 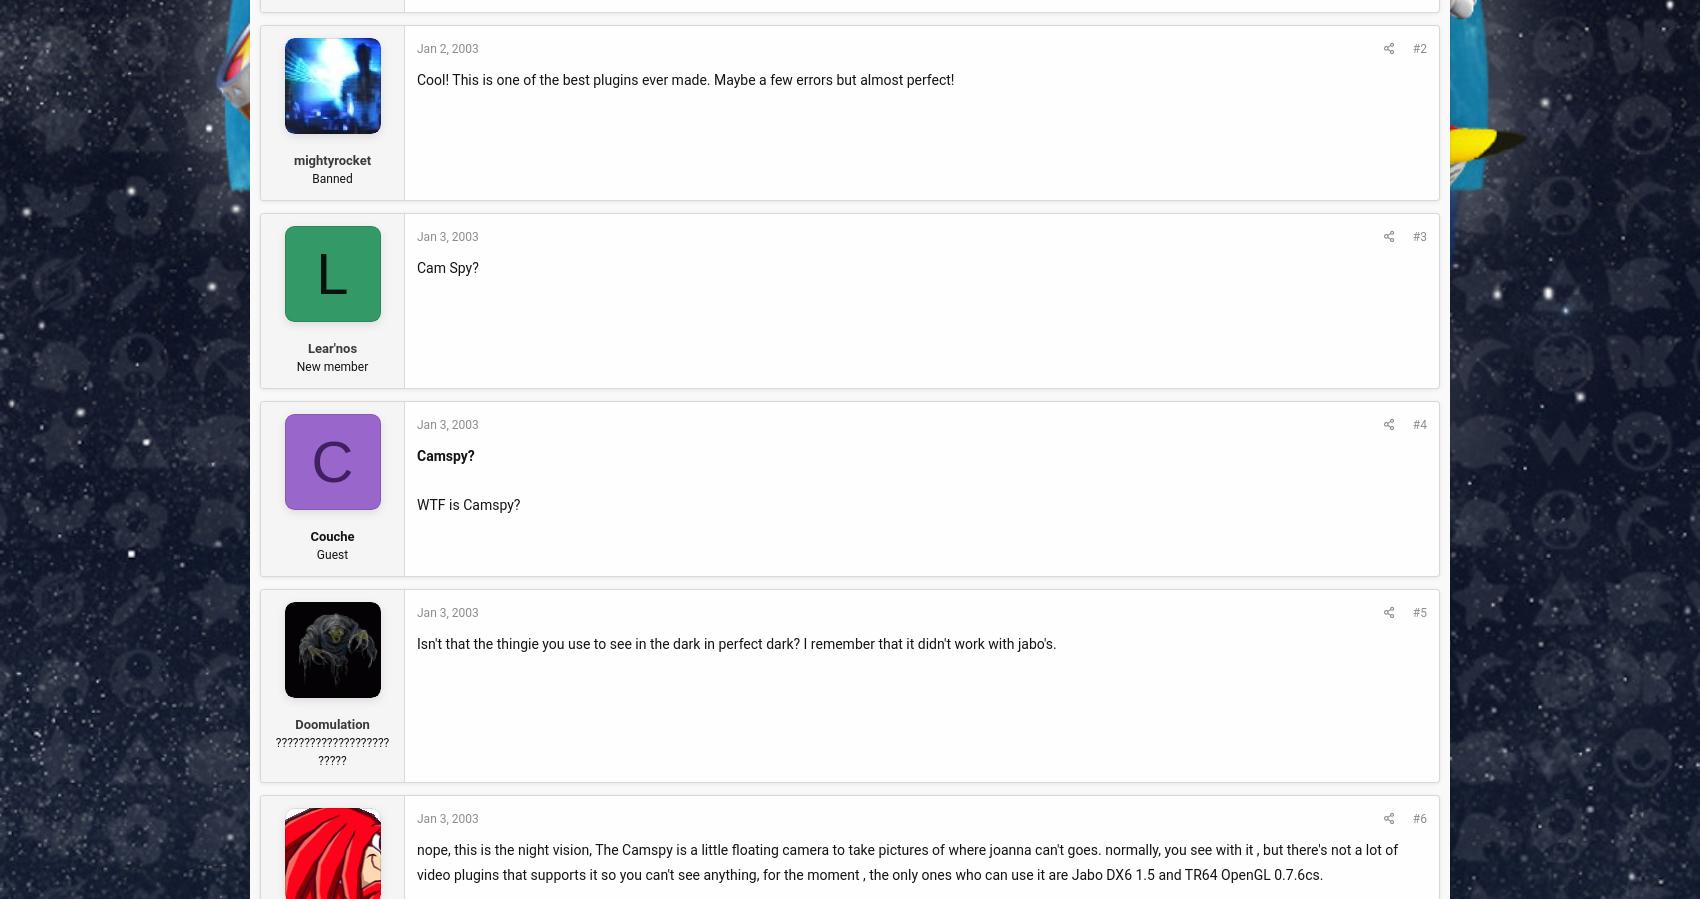 I want to click on '#5', so click(x=1418, y=612).